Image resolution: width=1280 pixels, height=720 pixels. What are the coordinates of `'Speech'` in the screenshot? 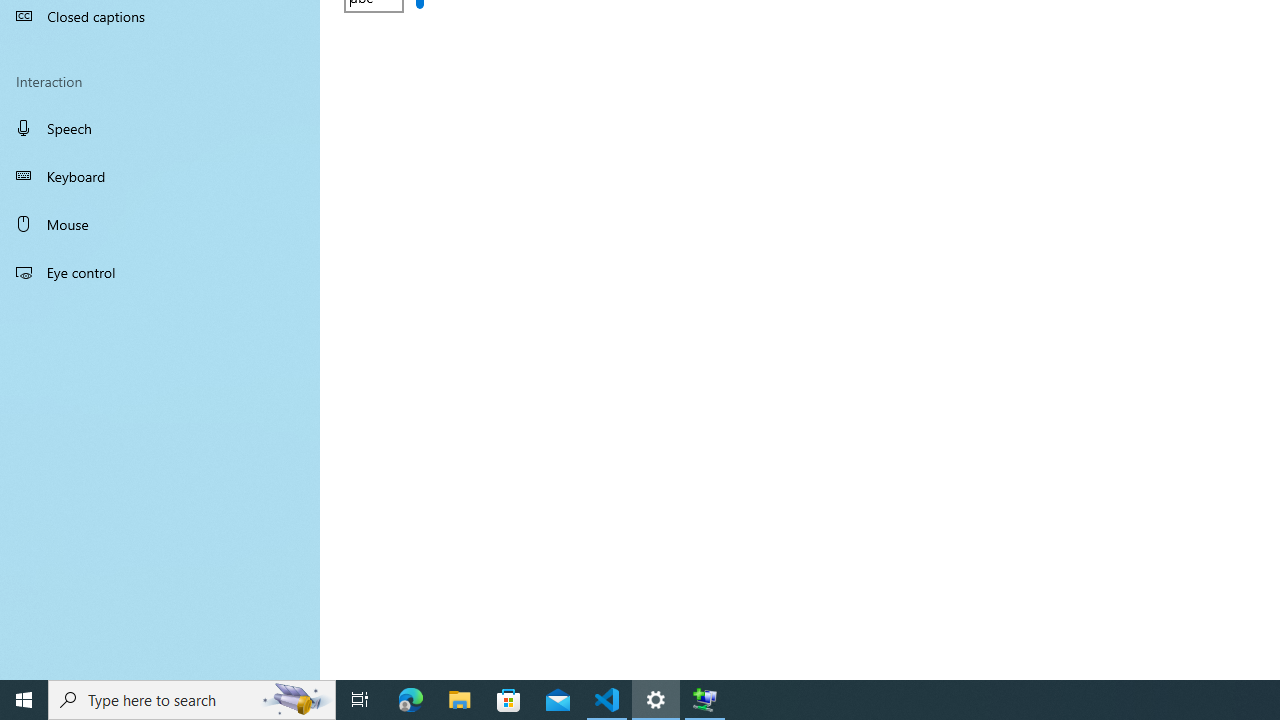 It's located at (160, 127).